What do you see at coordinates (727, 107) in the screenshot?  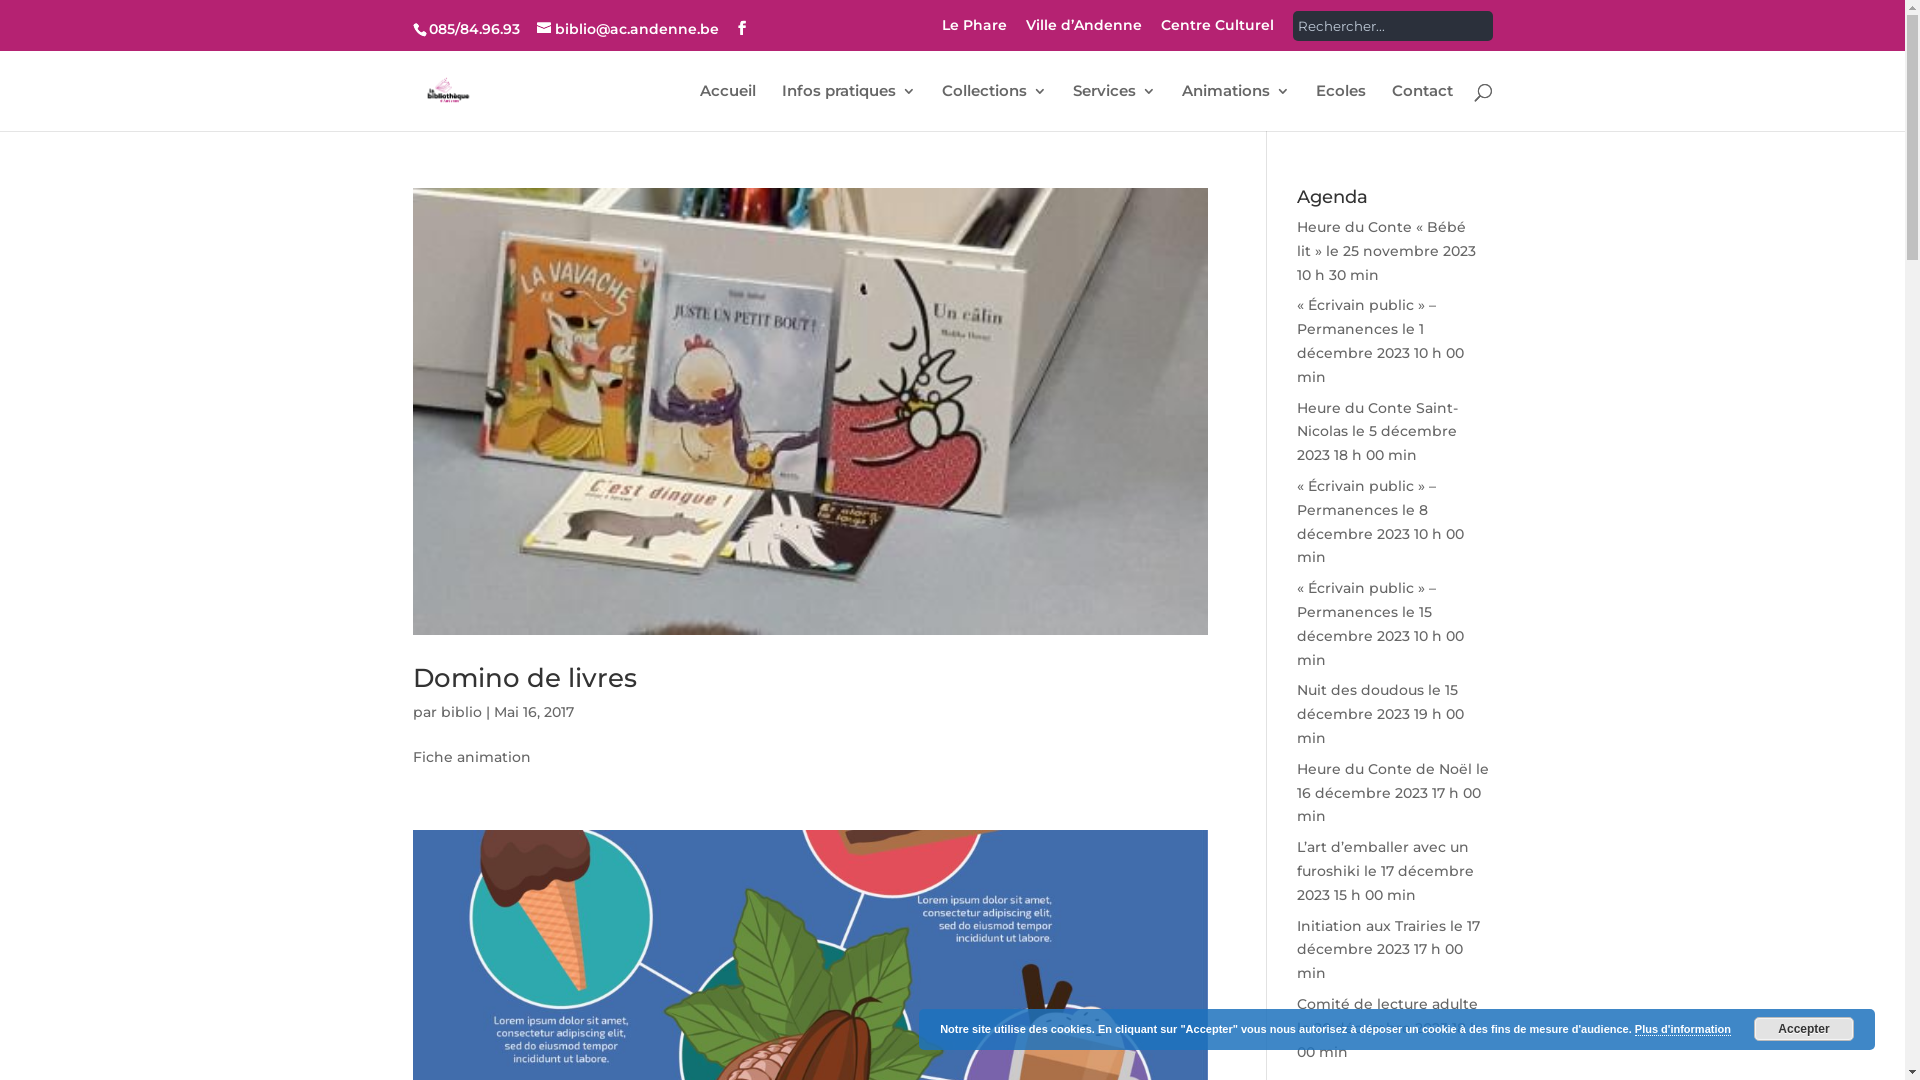 I see `'Accueil'` at bounding box center [727, 107].